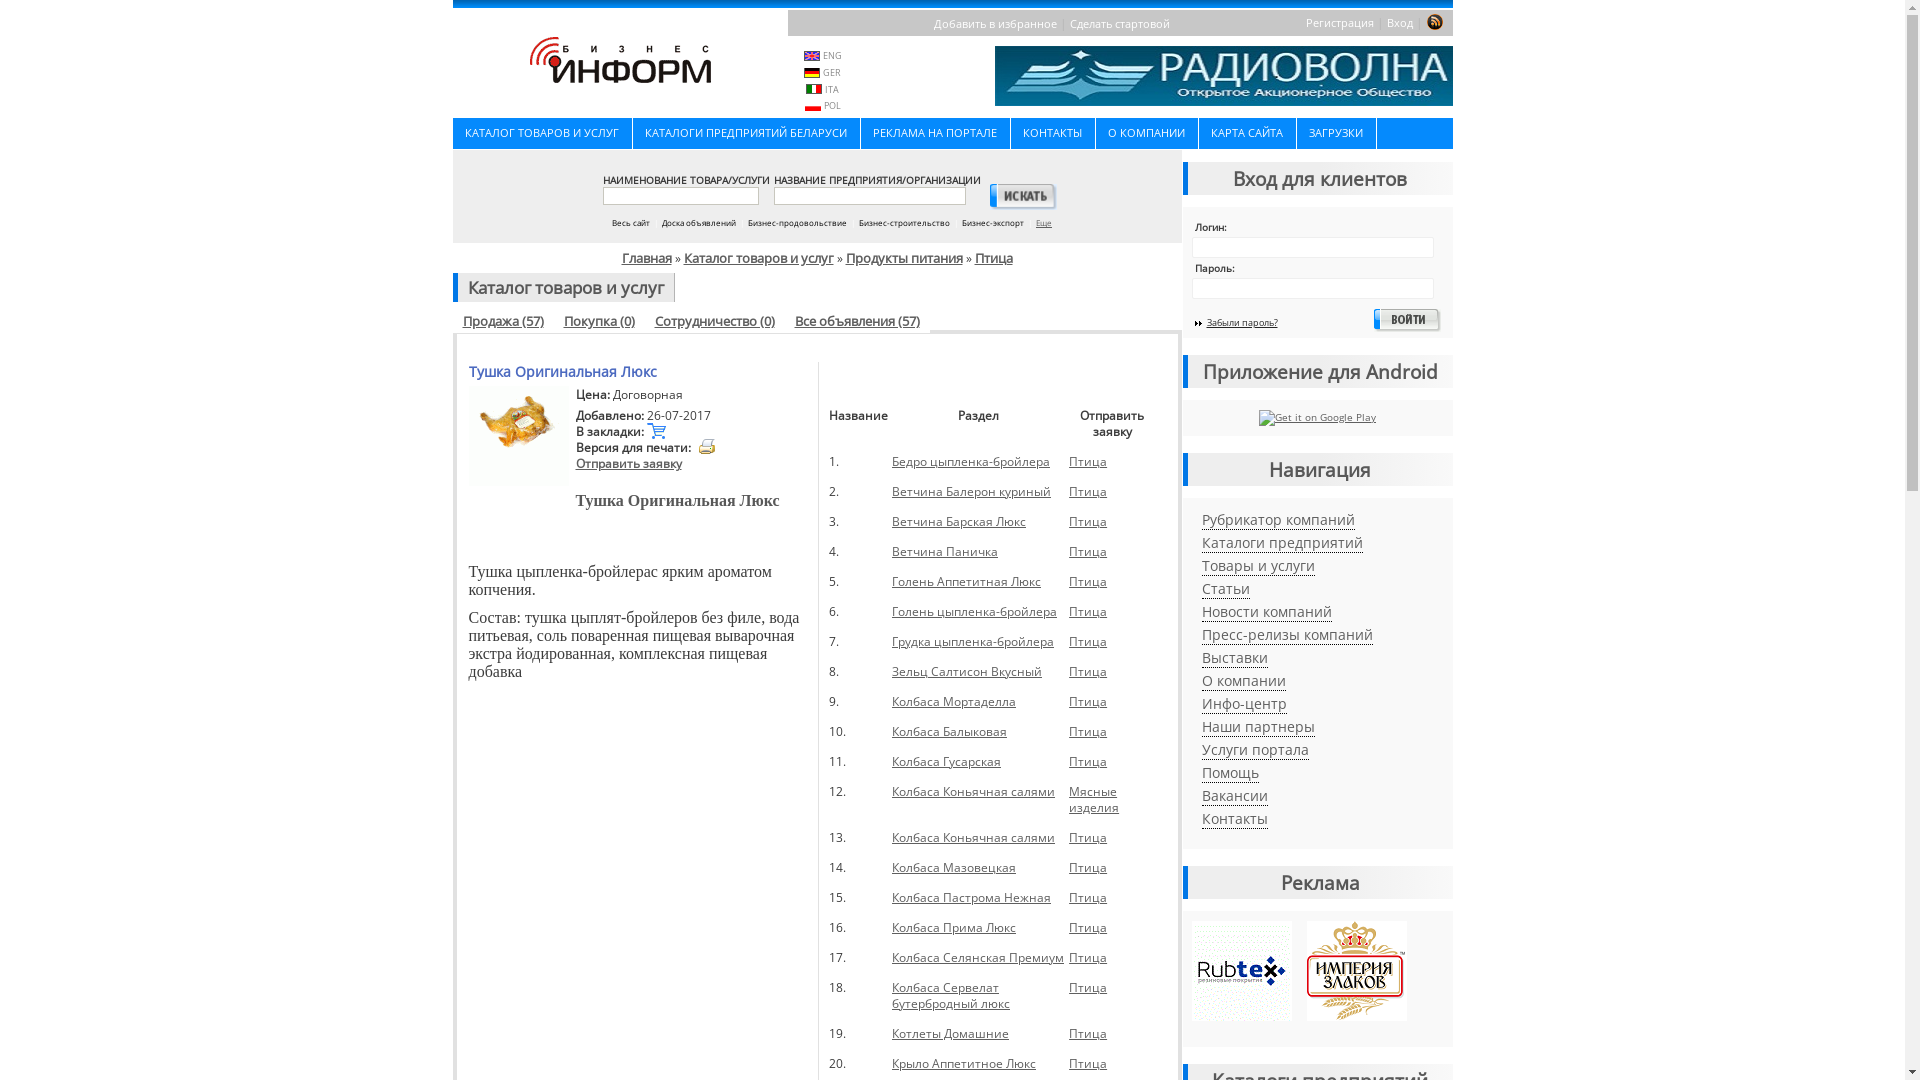 The height and width of the screenshot is (1080, 1920). I want to click on 'ITA', so click(831, 88).